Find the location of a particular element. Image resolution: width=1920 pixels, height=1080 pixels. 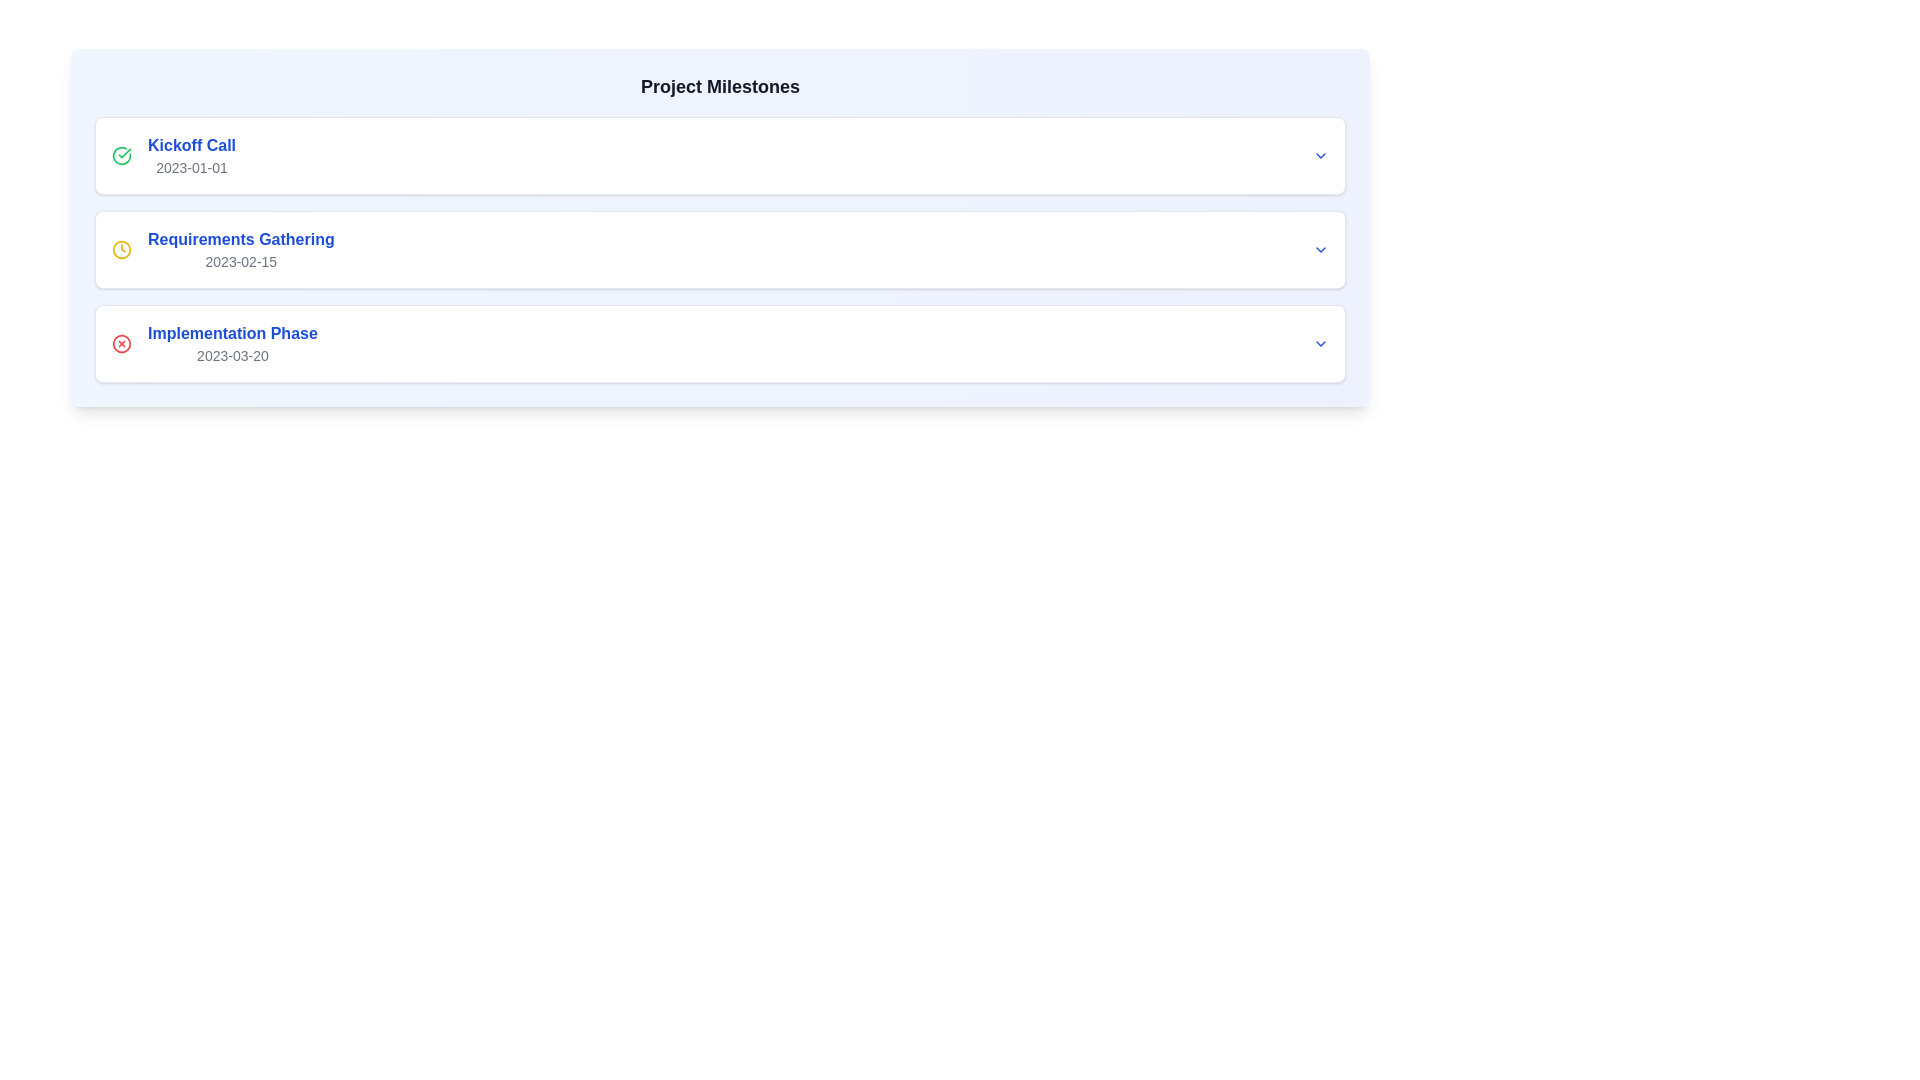

text from the Text Label that serves as a heading for a milestone or event, positioned between 'Kickoff Call' above and 'Implementation Phase' below, located above the date '2023-02-15' and below a yellow clock icon is located at coordinates (240, 238).